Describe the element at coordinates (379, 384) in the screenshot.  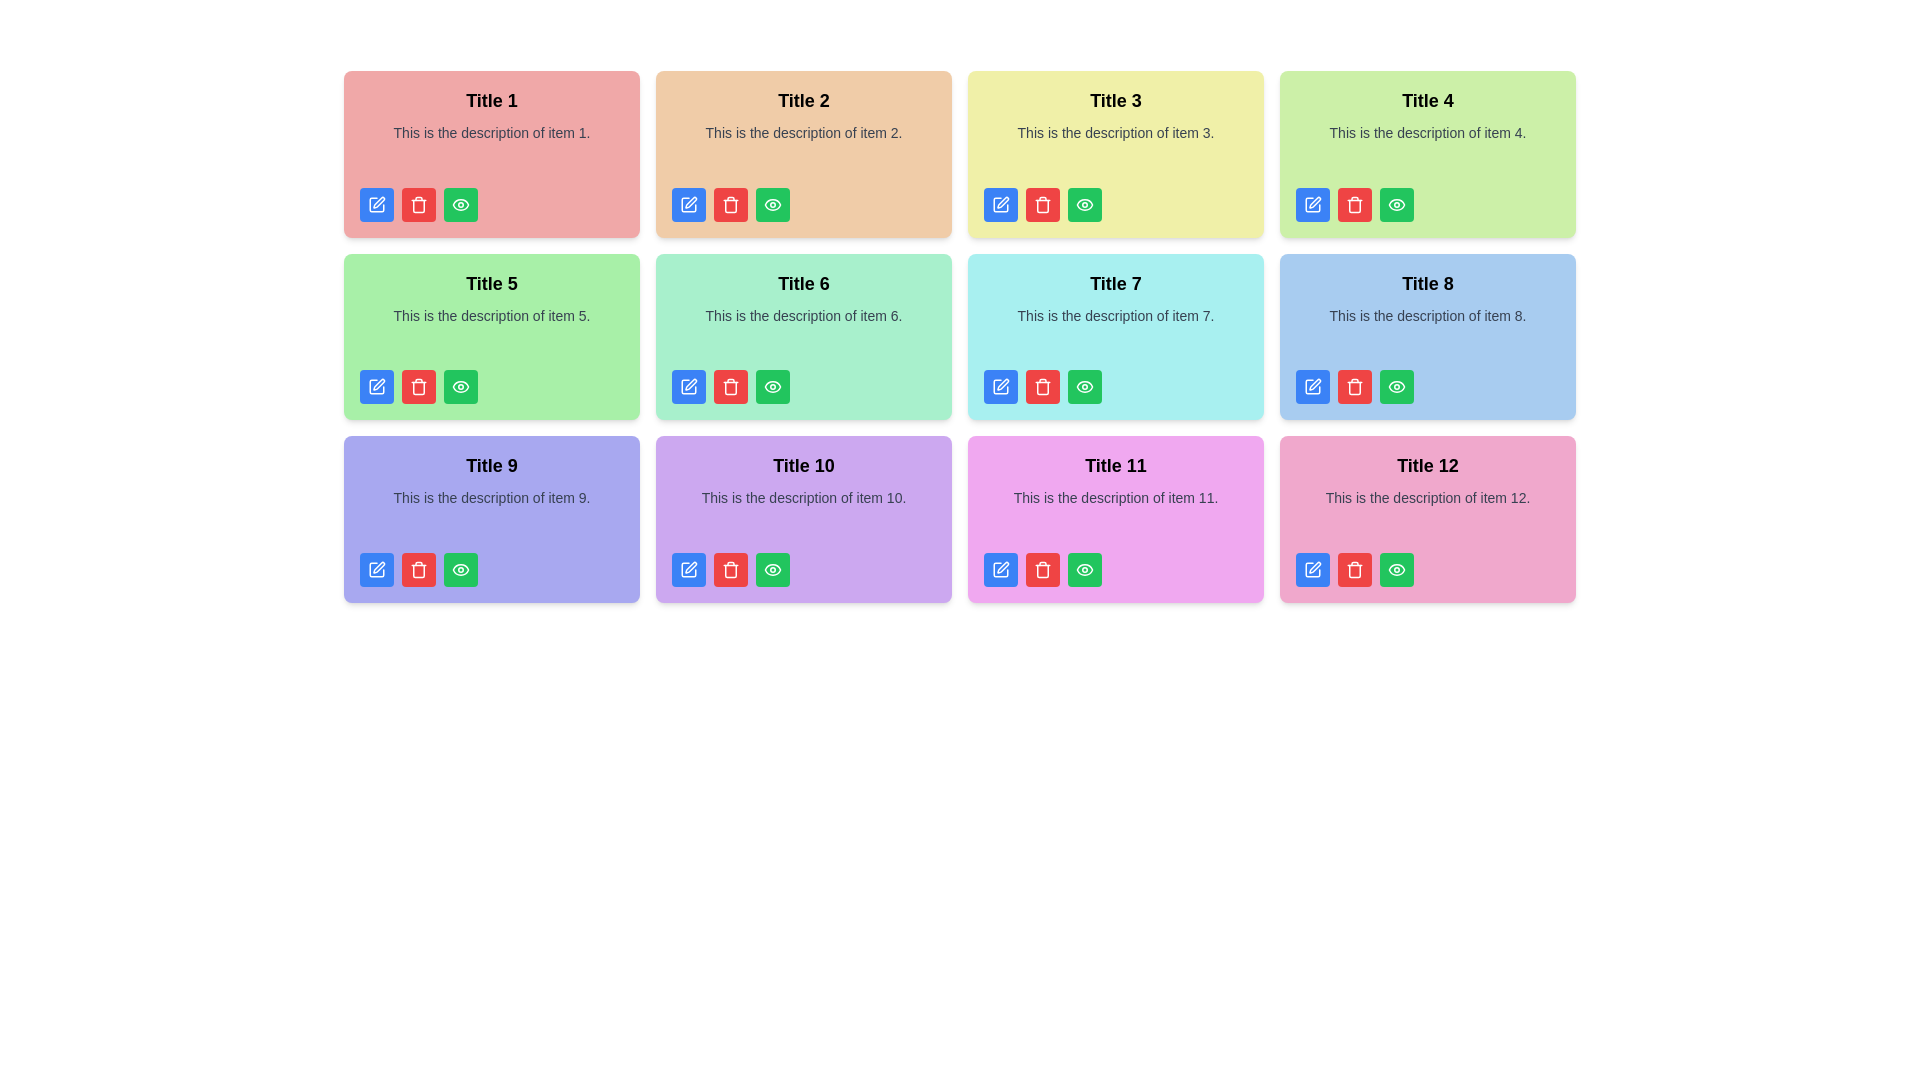
I see `the edit button for 'Title 5' using keyboard navigation` at that location.